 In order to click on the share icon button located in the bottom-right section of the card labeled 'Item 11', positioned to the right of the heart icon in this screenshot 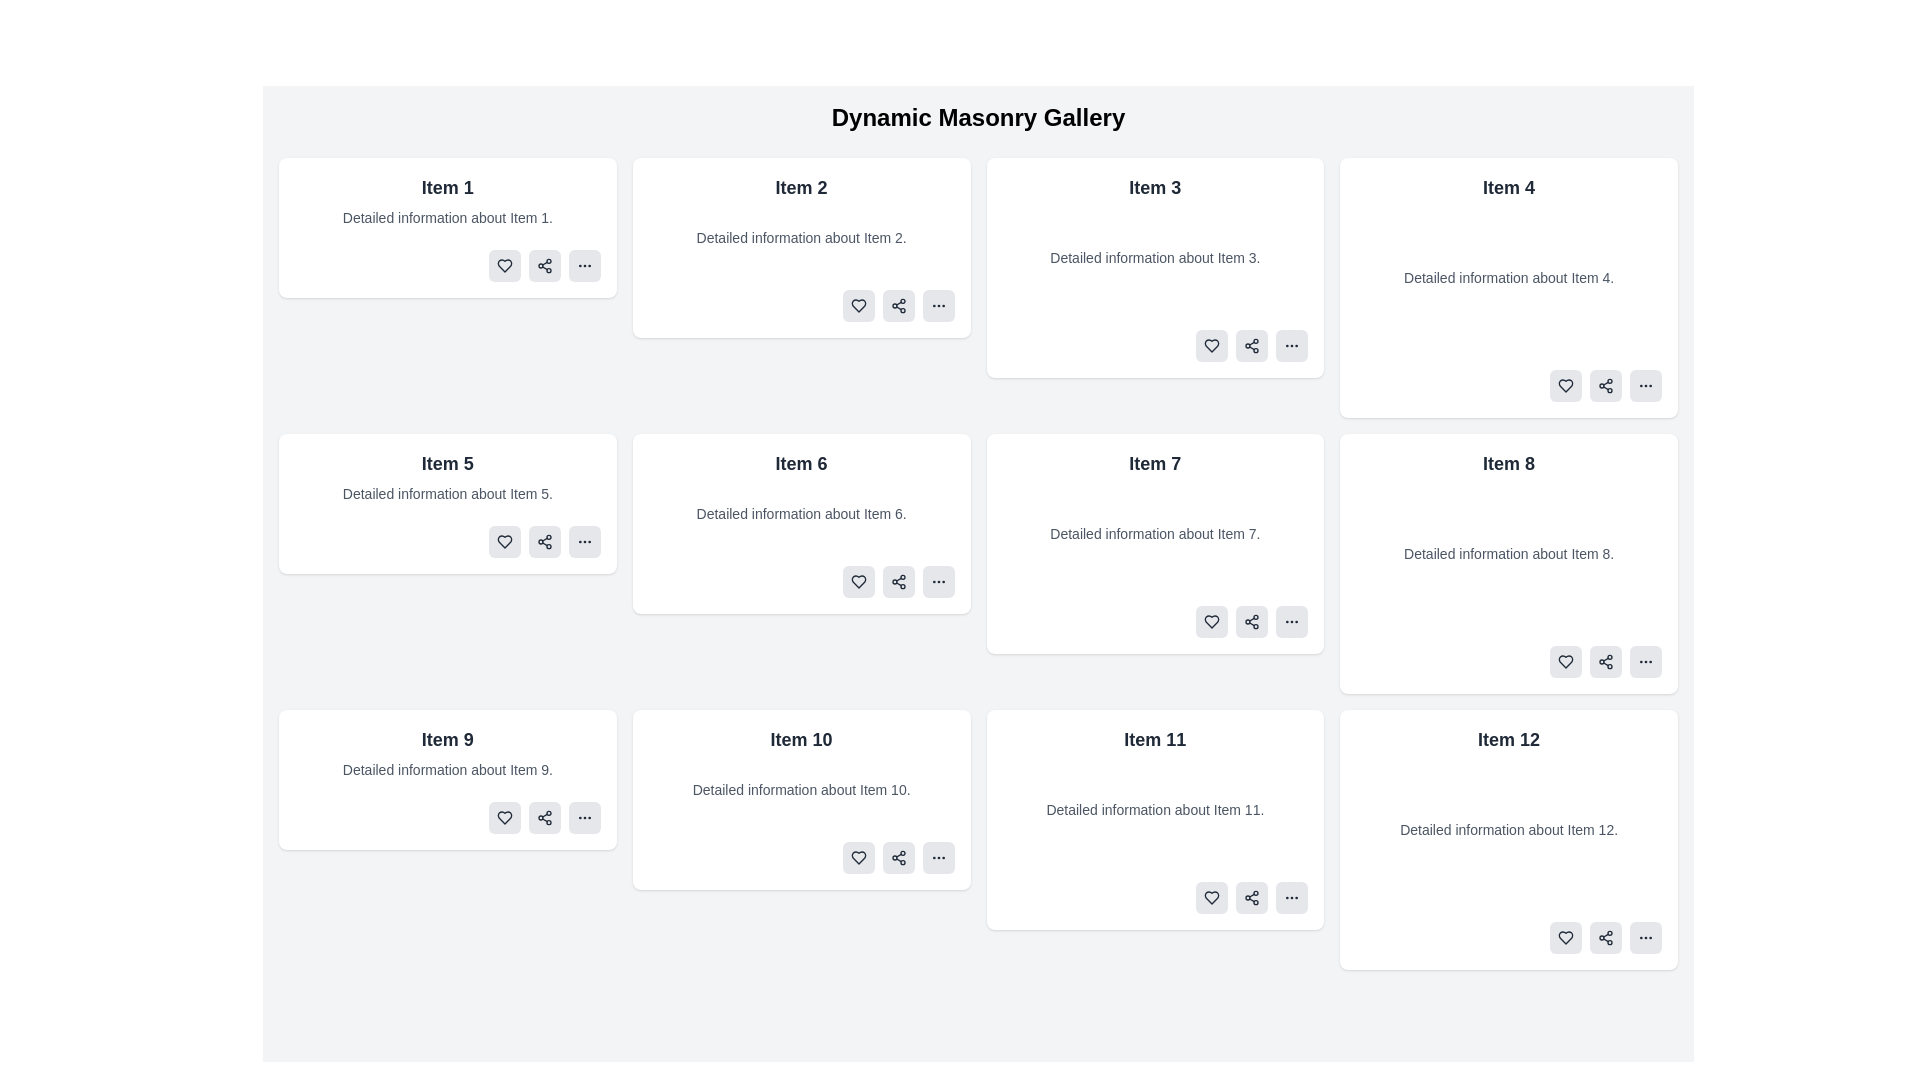, I will do `click(1251, 897)`.